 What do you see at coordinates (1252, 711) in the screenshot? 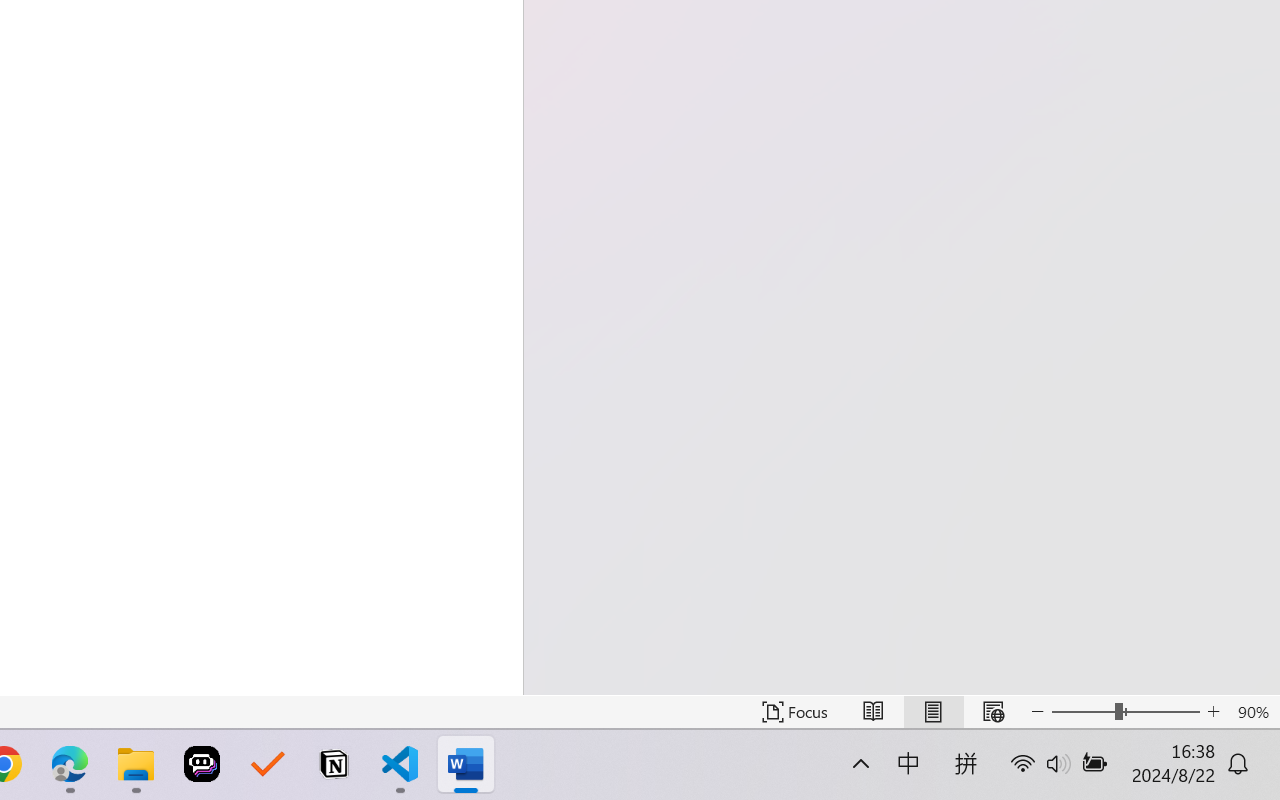
I see `'Zoom 90%'` at bounding box center [1252, 711].